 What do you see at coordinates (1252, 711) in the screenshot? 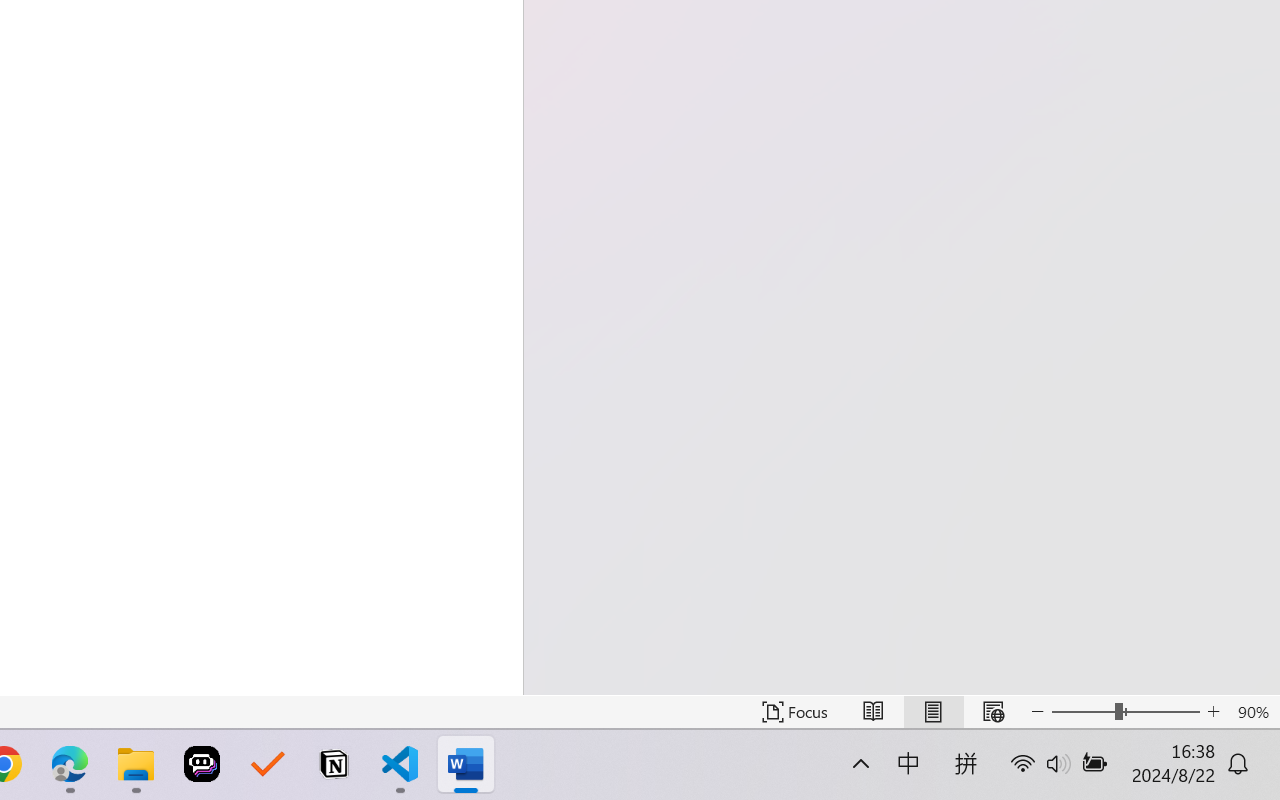
I see `'Zoom 90%'` at bounding box center [1252, 711].